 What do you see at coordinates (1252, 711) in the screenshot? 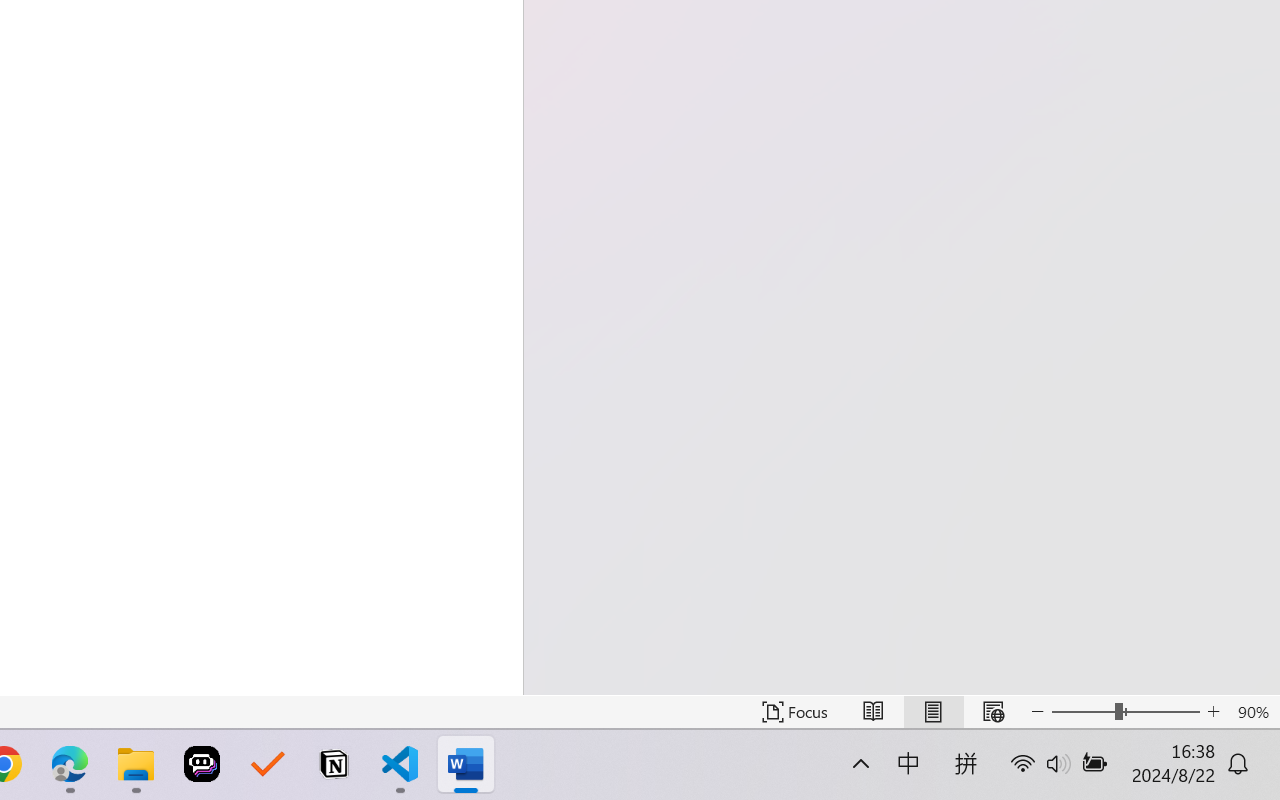
I see `'Zoom 90%'` at bounding box center [1252, 711].